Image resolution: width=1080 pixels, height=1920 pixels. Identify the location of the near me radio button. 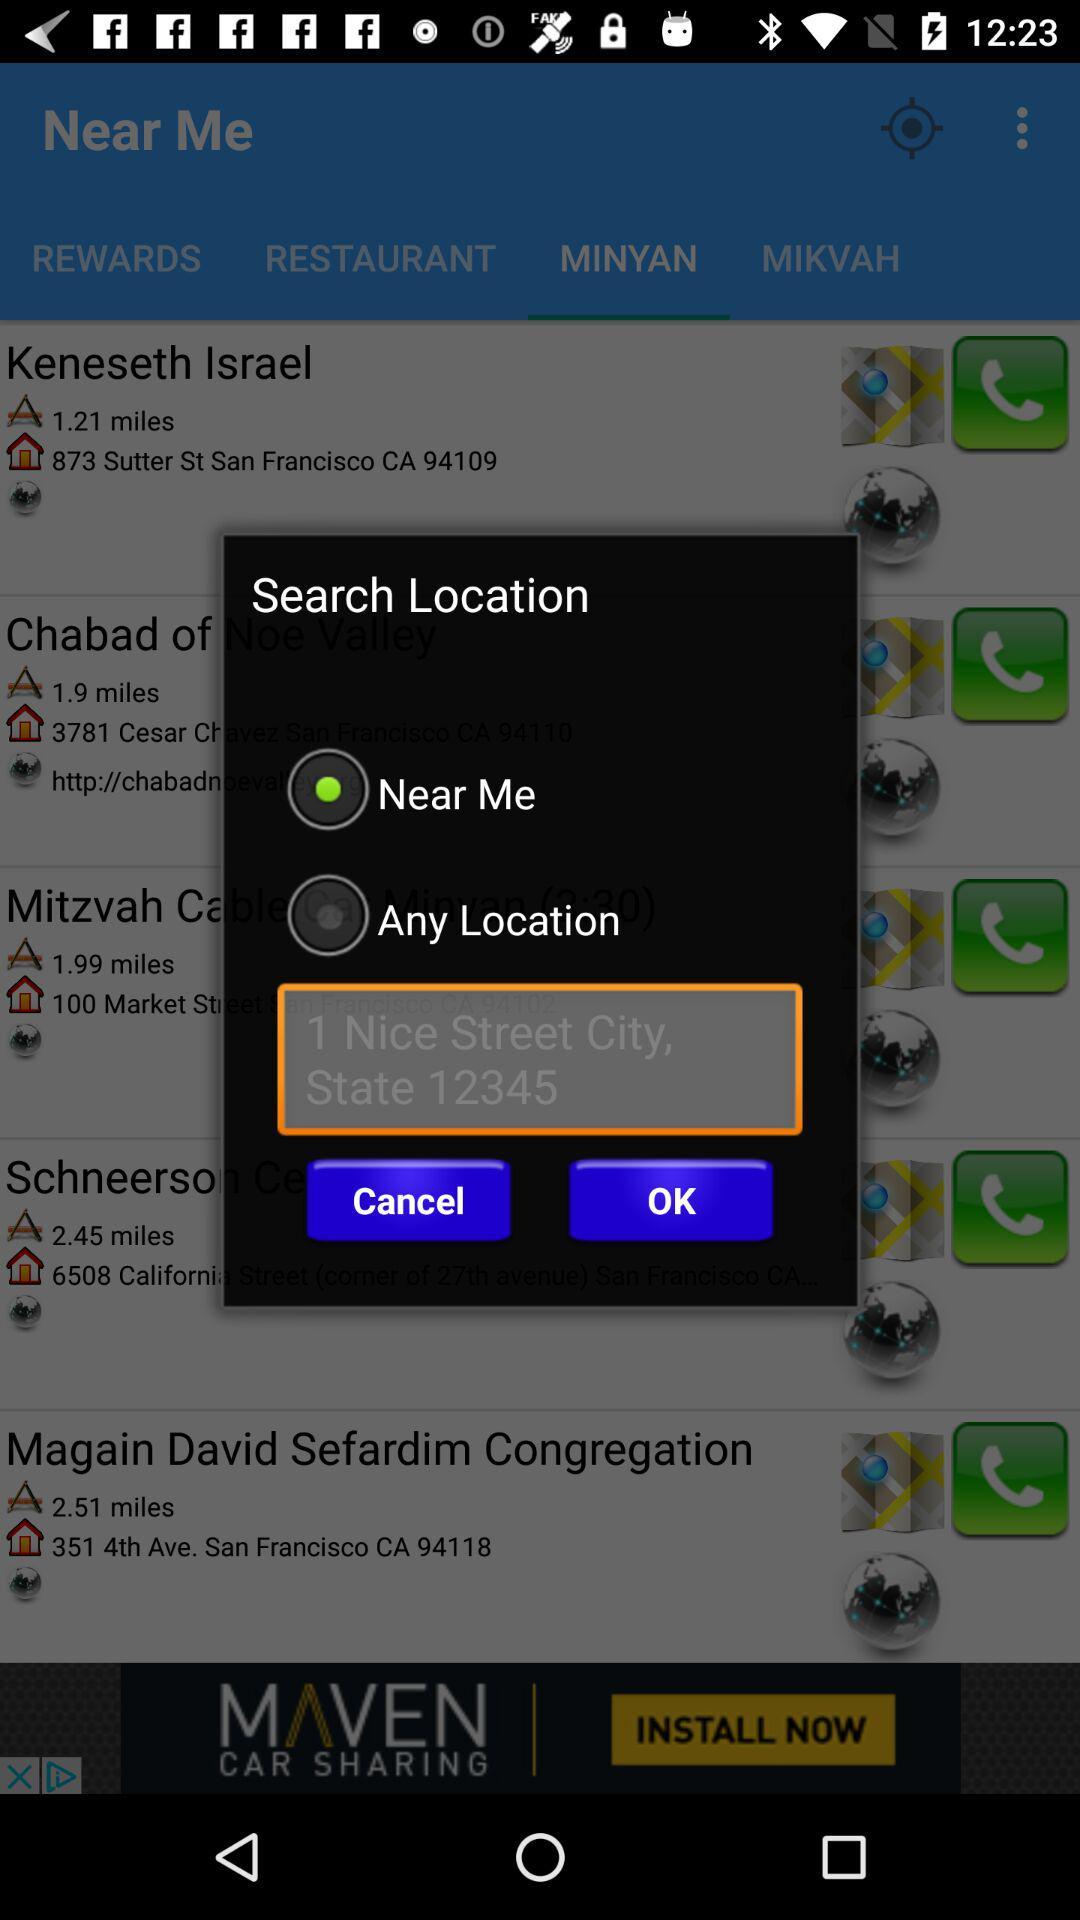
(540, 791).